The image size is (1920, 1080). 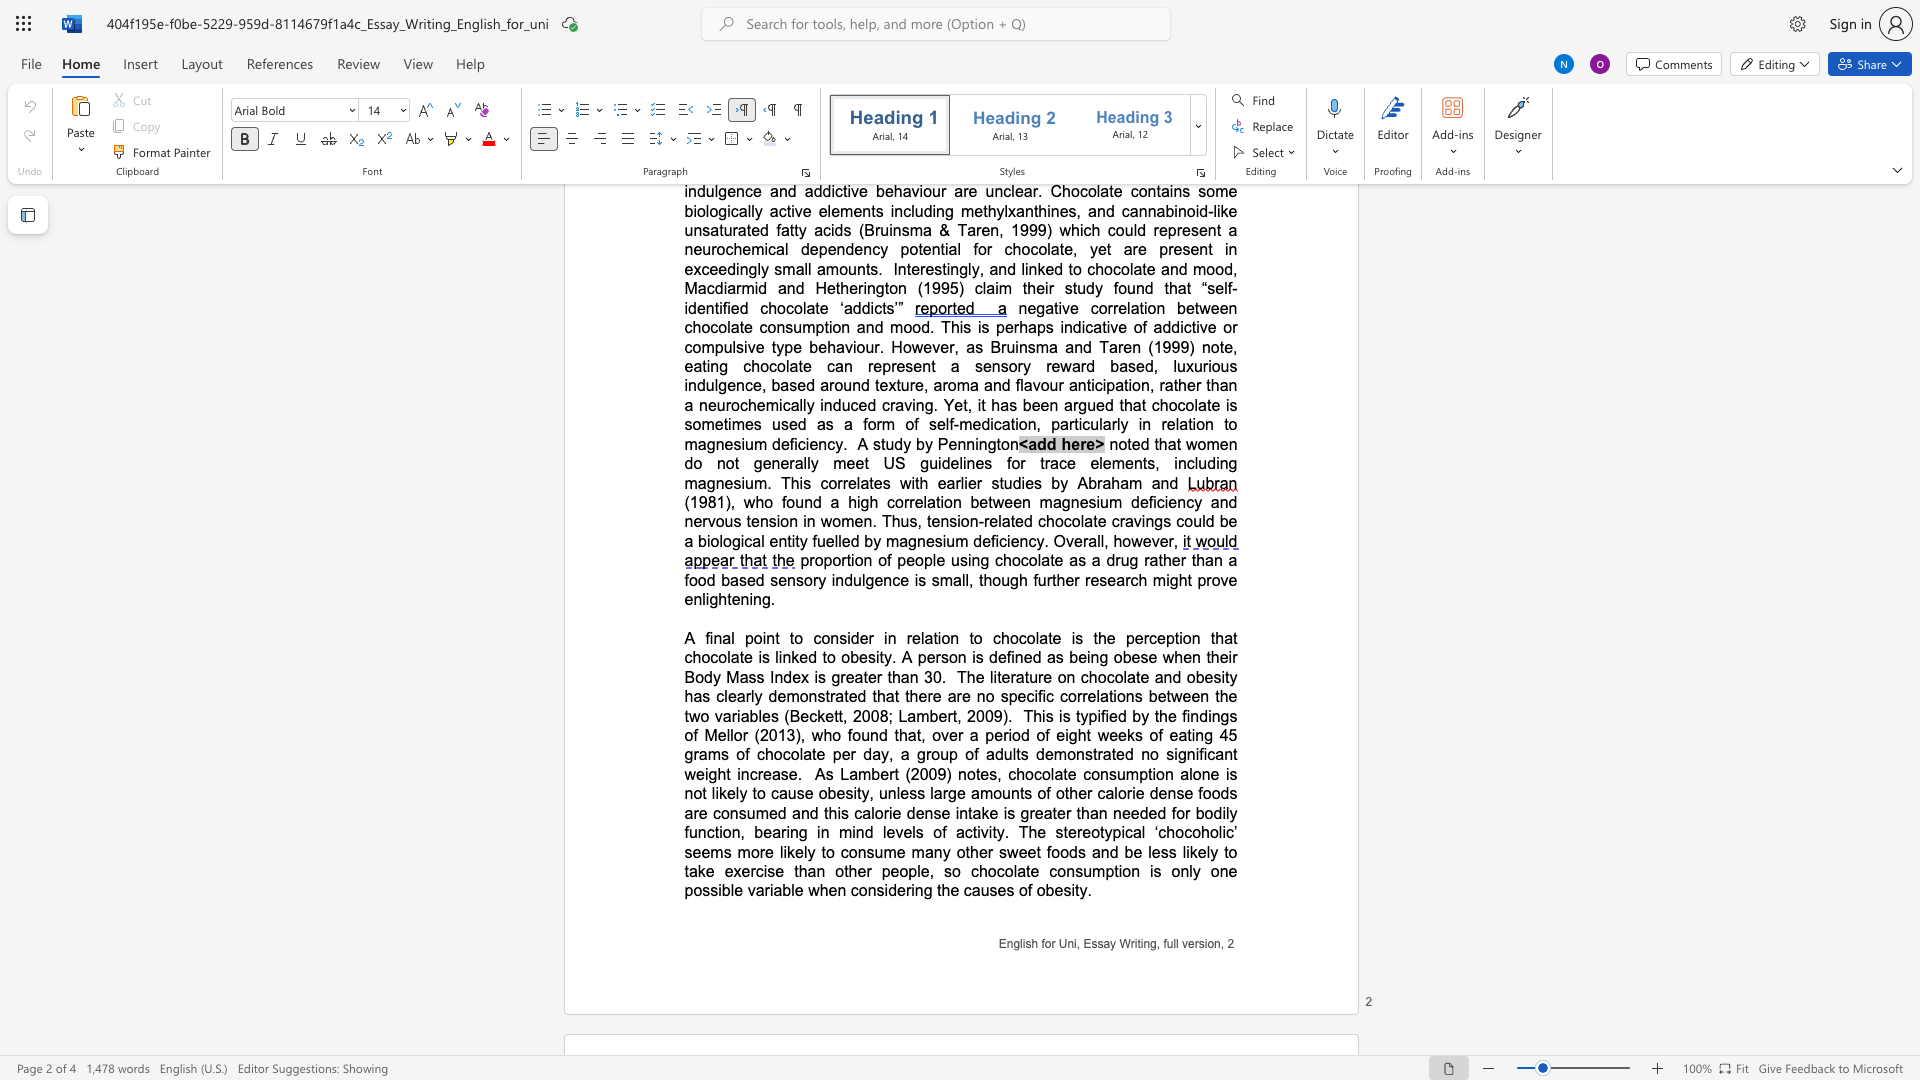 I want to click on the subset text "uses of o" within the text "e causes of obesity.", so click(x=980, y=889).